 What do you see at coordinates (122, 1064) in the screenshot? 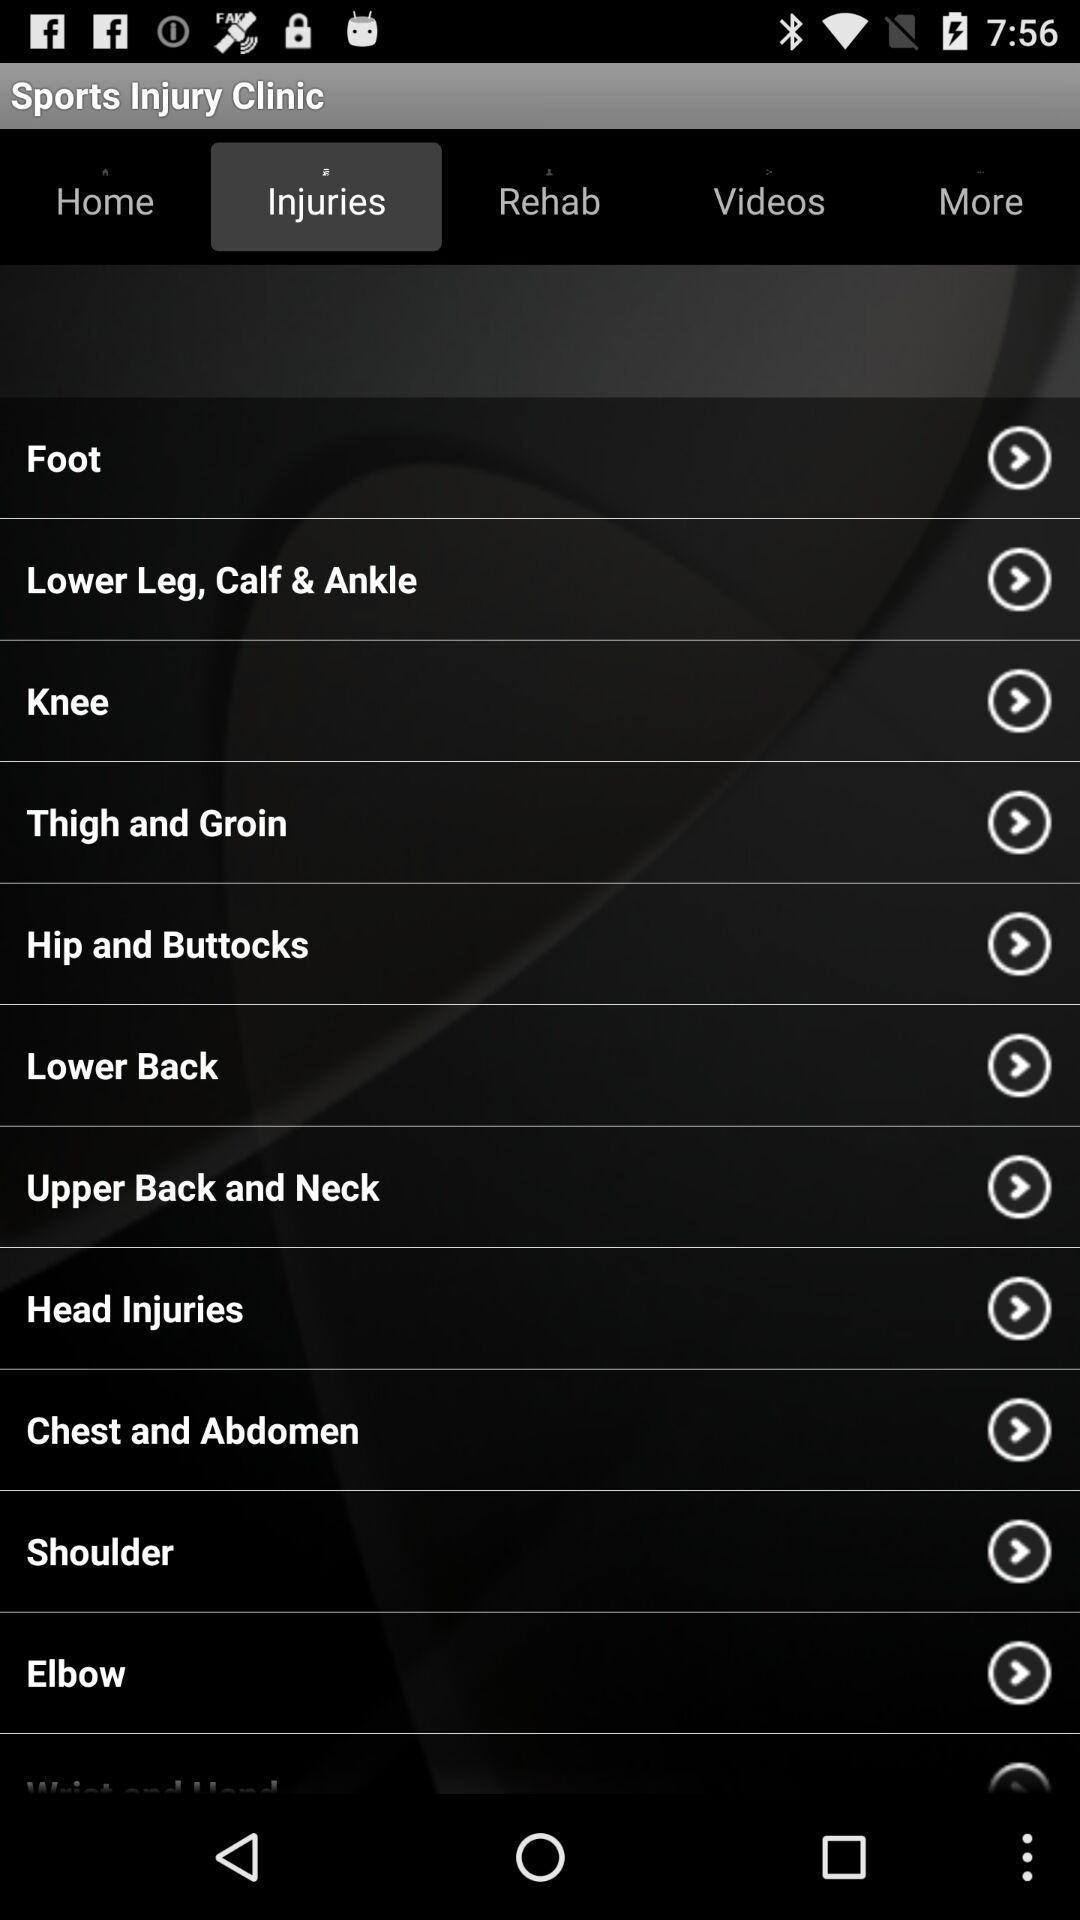
I see `the icon above upper back and app` at bounding box center [122, 1064].